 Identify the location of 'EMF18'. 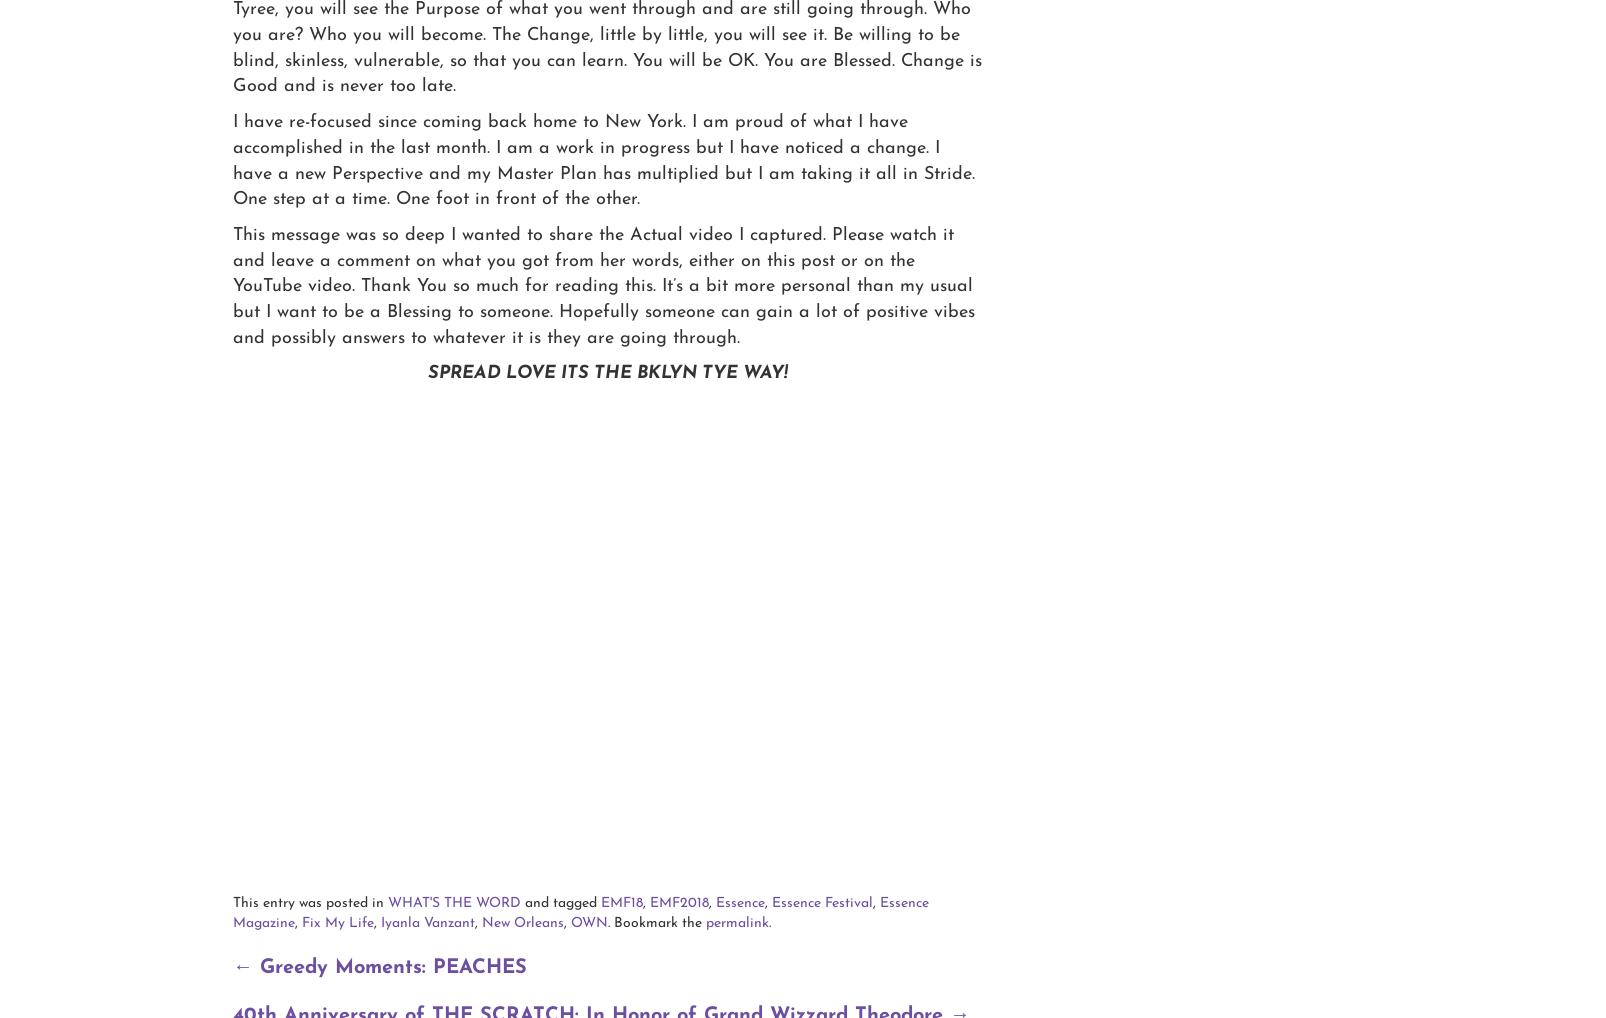
(600, 902).